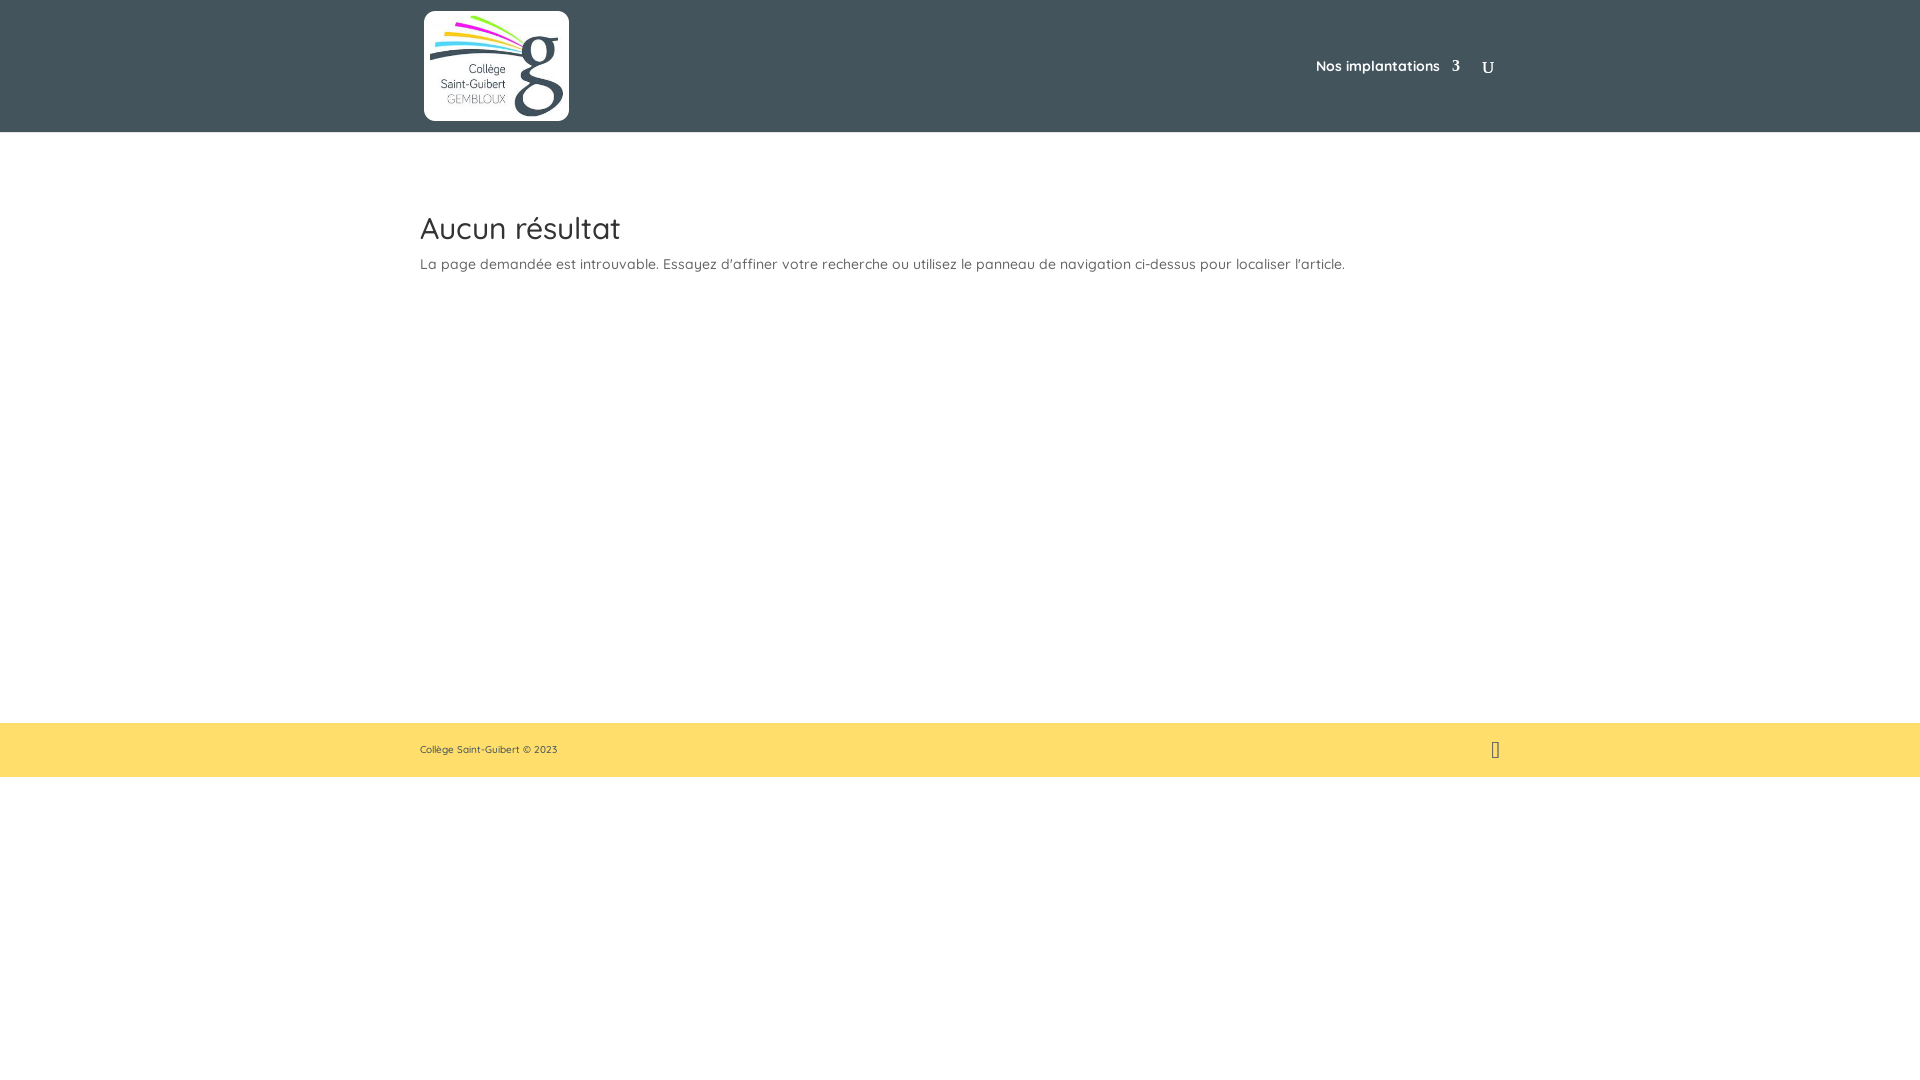  What do you see at coordinates (1315, 95) in the screenshot?
I see `'Nos implantations'` at bounding box center [1315, 95].